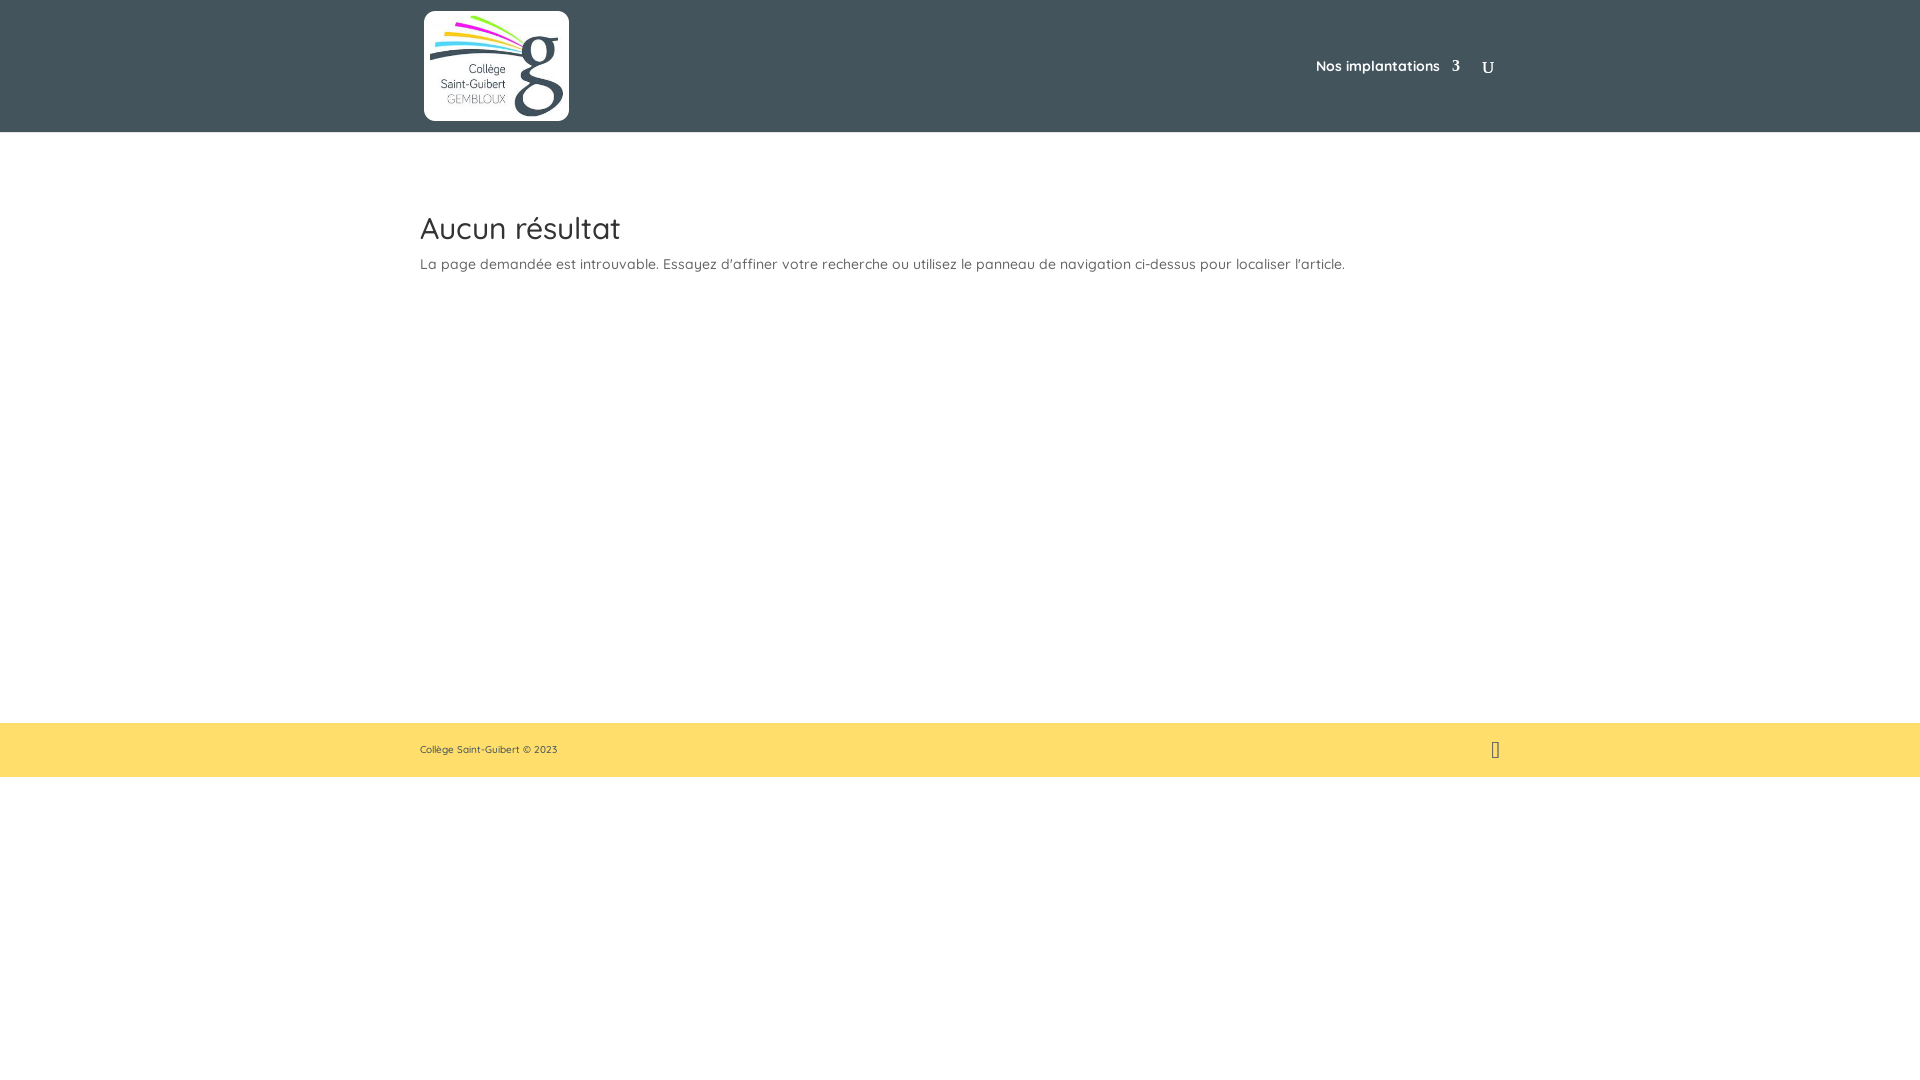  What do you see at coordinates (1315, 95) in the screenshot?
I see `'Nos implantations'` at bounding box center [1315, 95].